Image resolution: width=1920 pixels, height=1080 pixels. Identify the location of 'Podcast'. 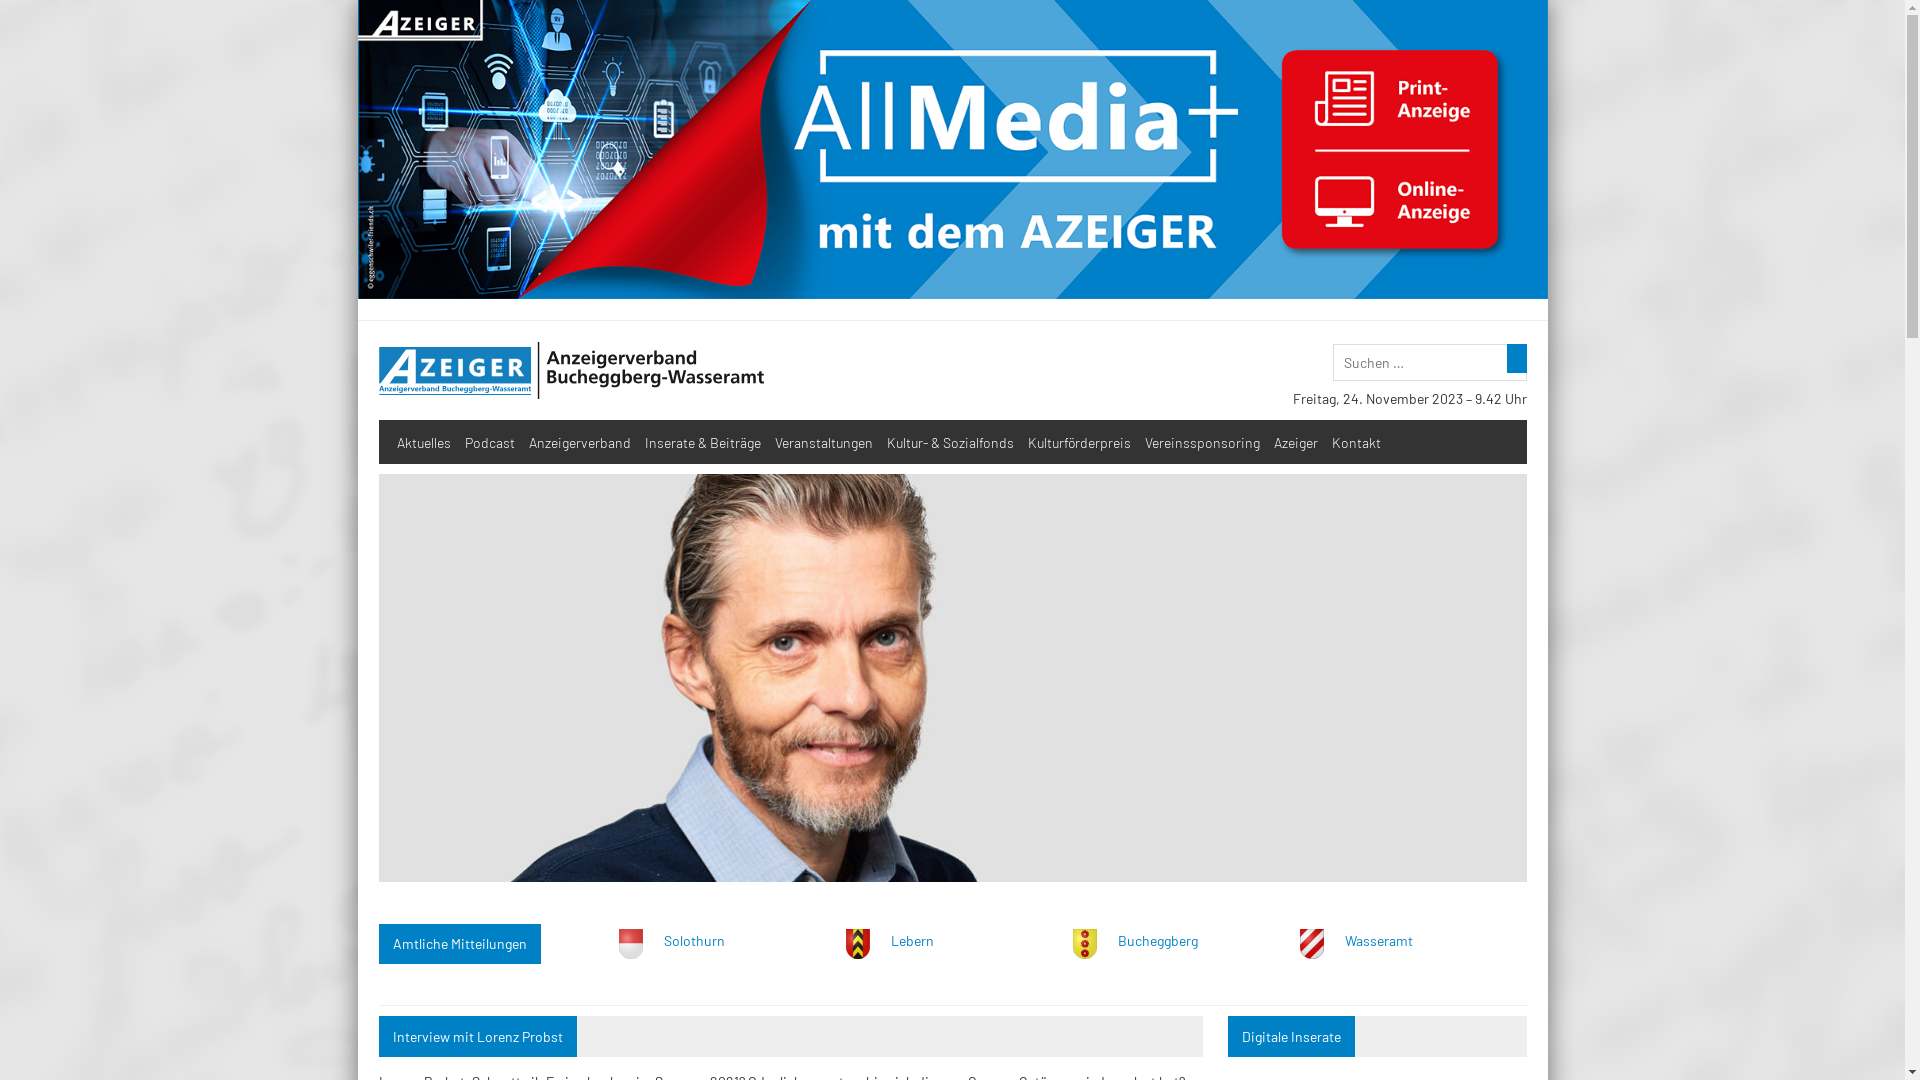
(456, 440).